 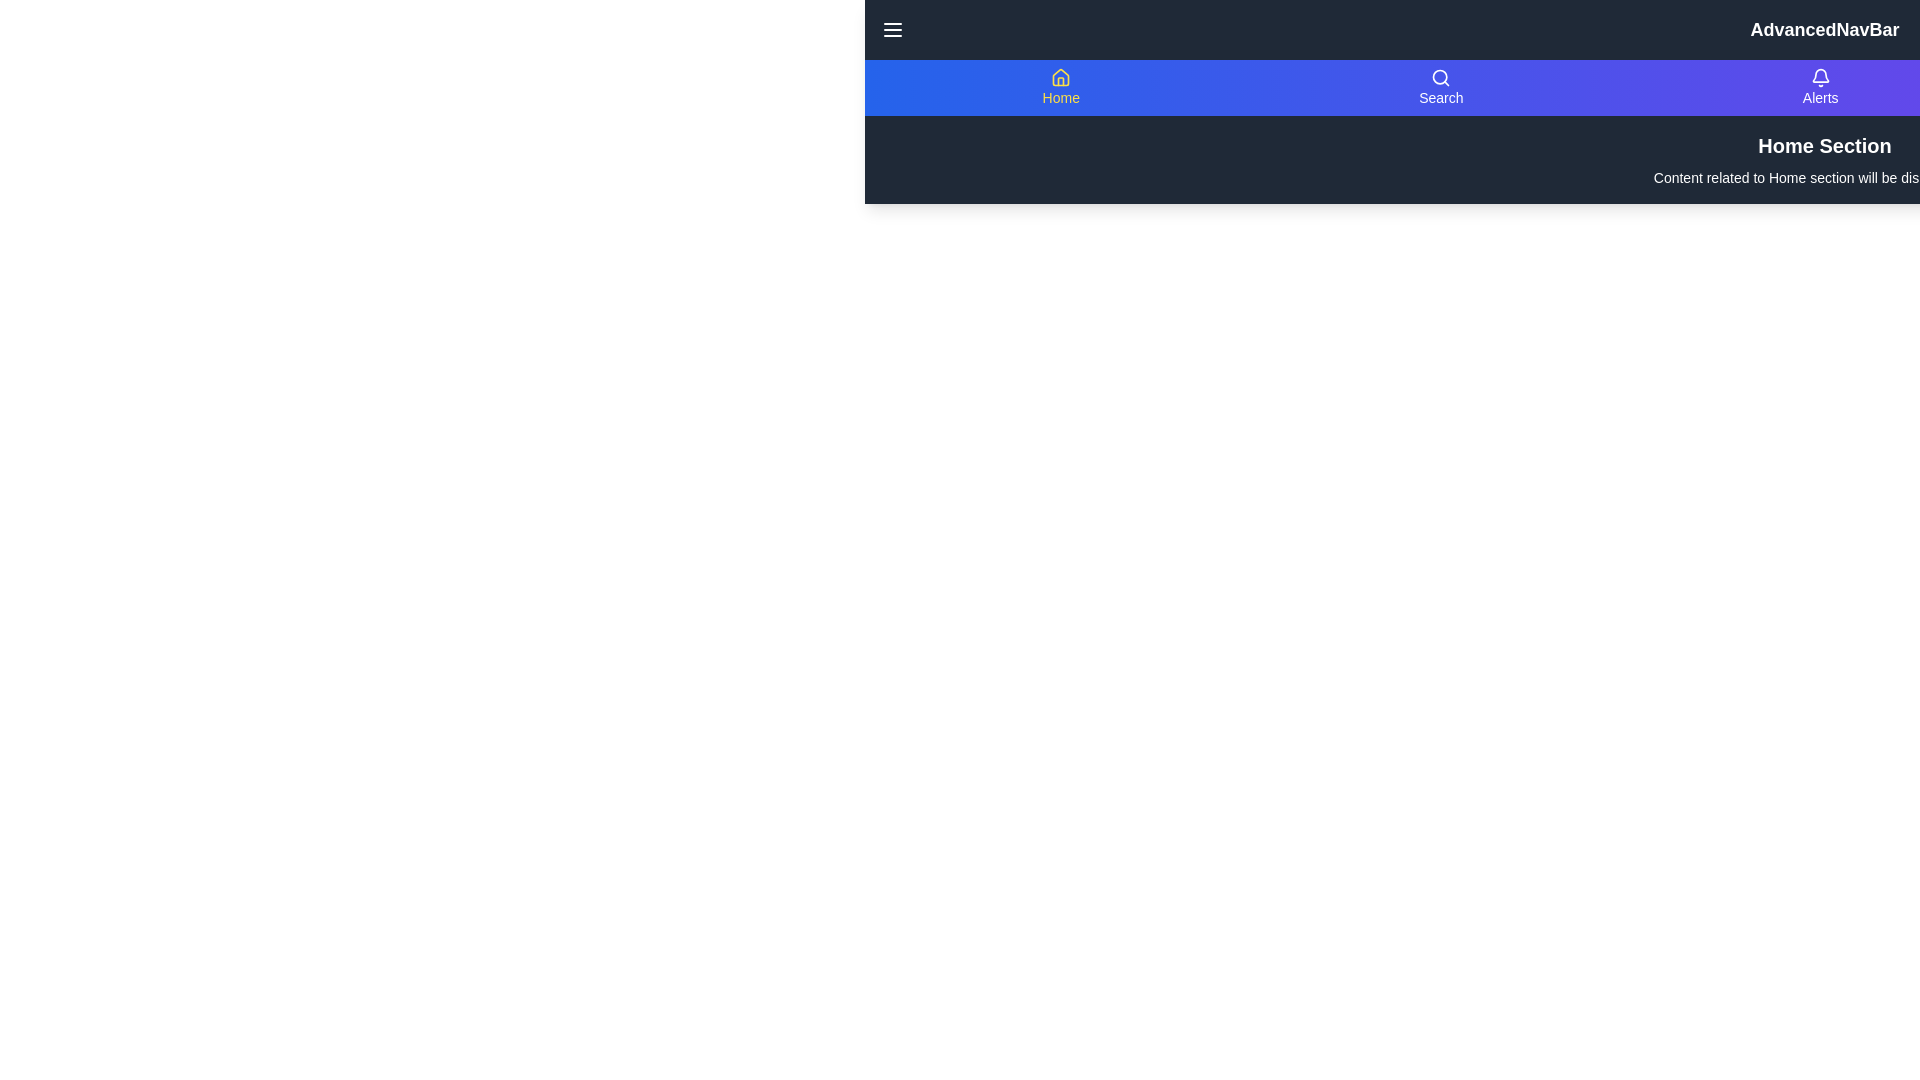 What do you see at coordinates (1440, 87) in the screenshot?
I see `the navigation item labeled Search to view its content` at bounding box center [1440, 87].